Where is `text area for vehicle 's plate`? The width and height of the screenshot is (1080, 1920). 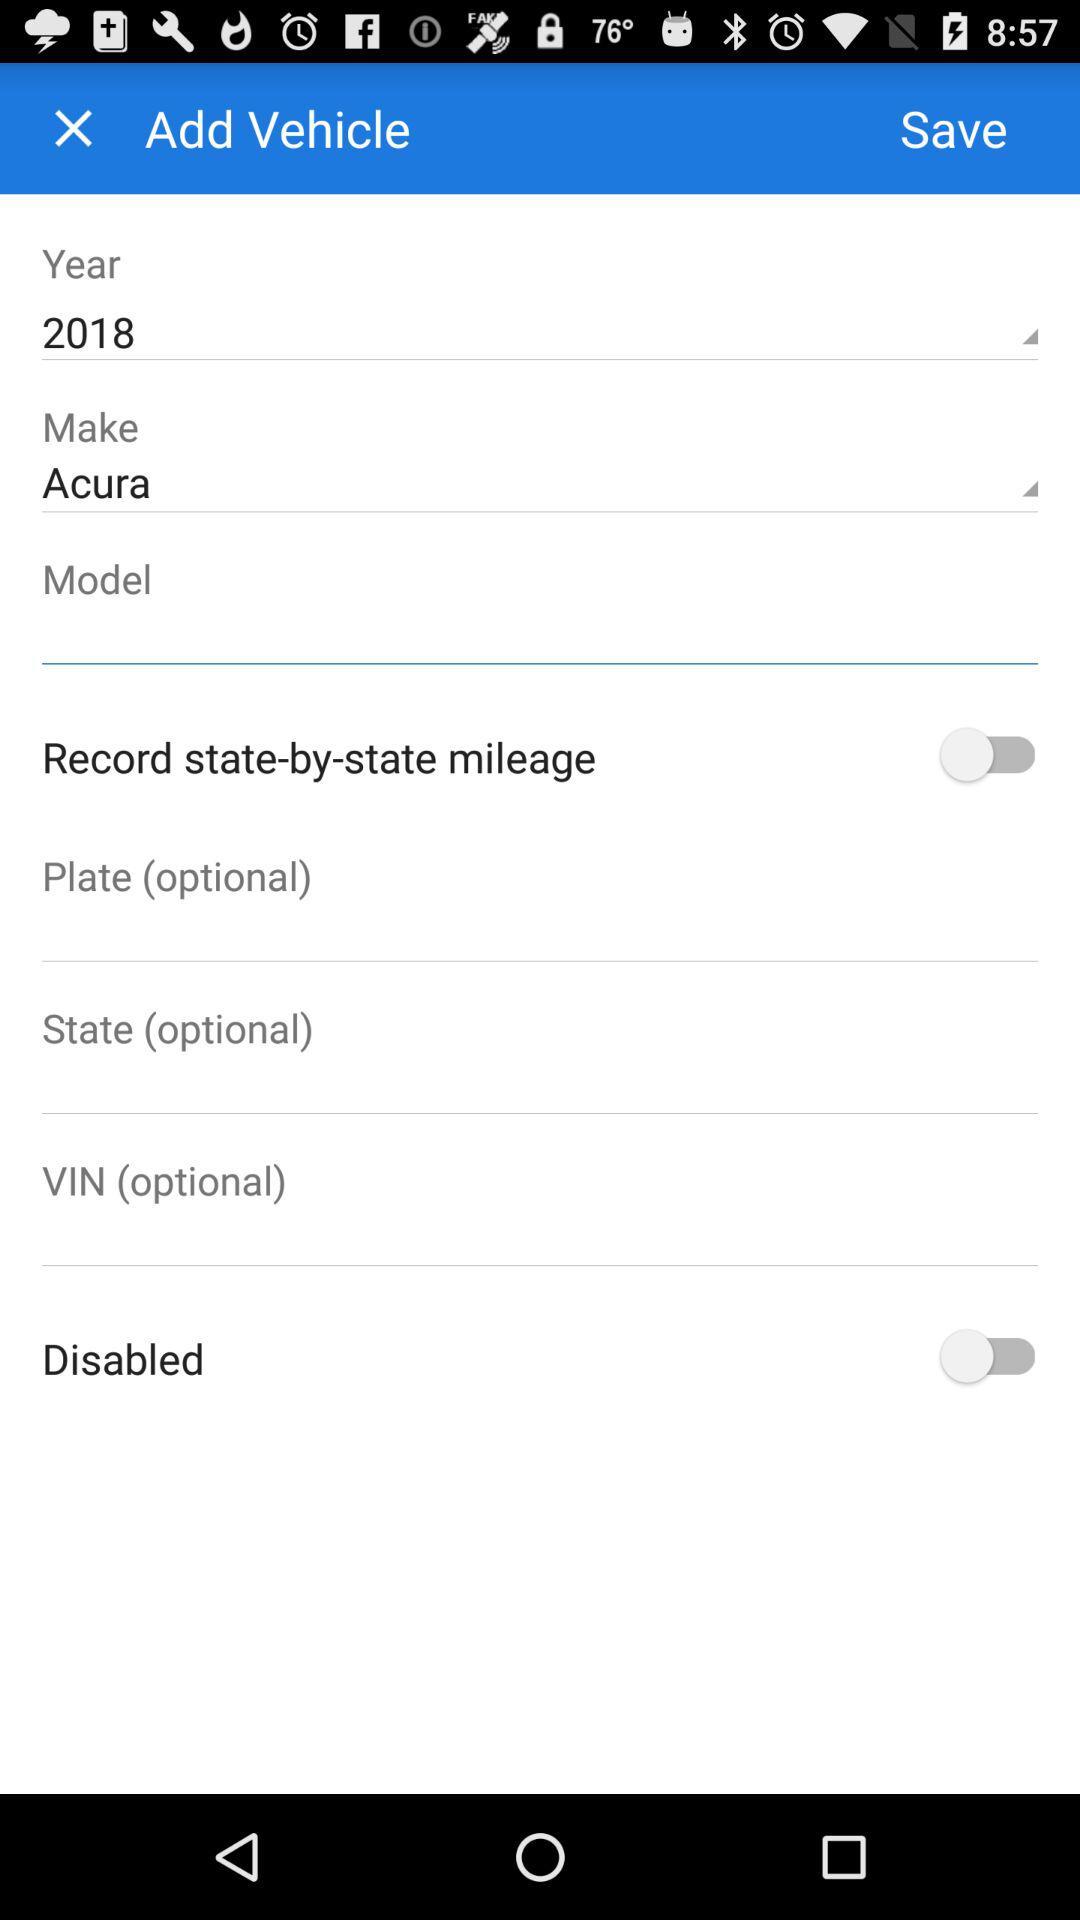 text area for vehicle 's plate is located at coordinates (540, 930).